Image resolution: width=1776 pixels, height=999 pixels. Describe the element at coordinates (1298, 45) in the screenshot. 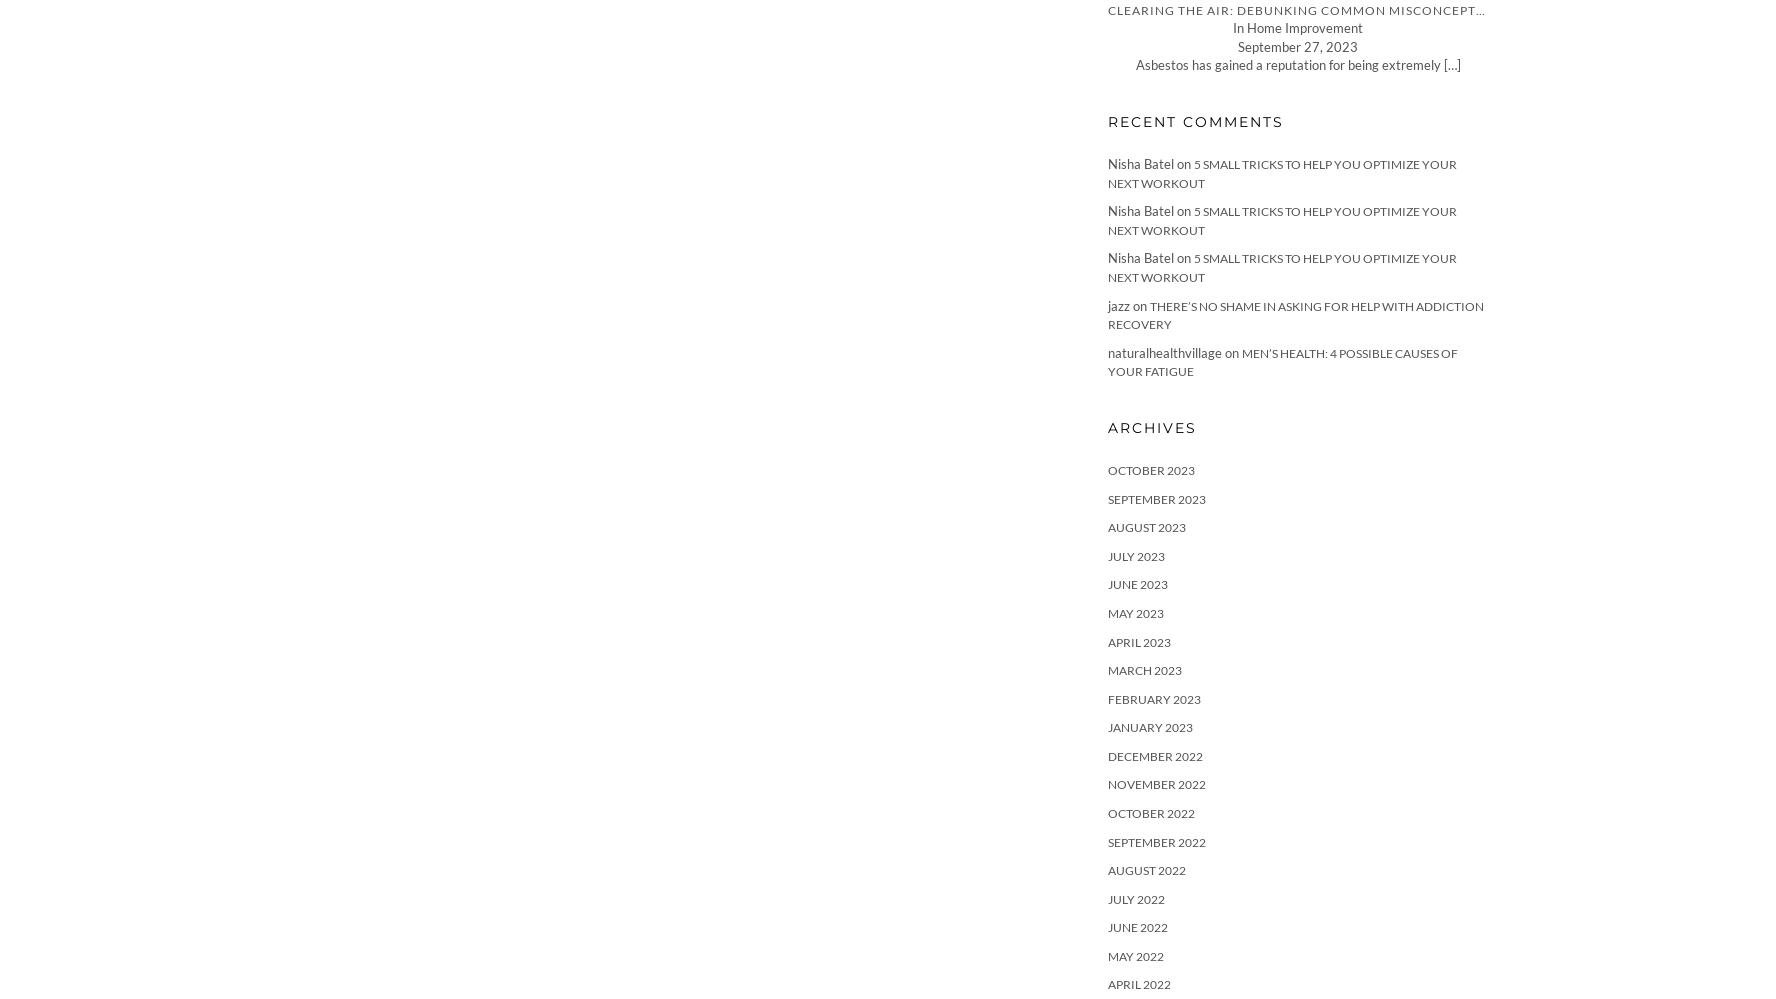

I see `'September 27, 2023'` at that location.